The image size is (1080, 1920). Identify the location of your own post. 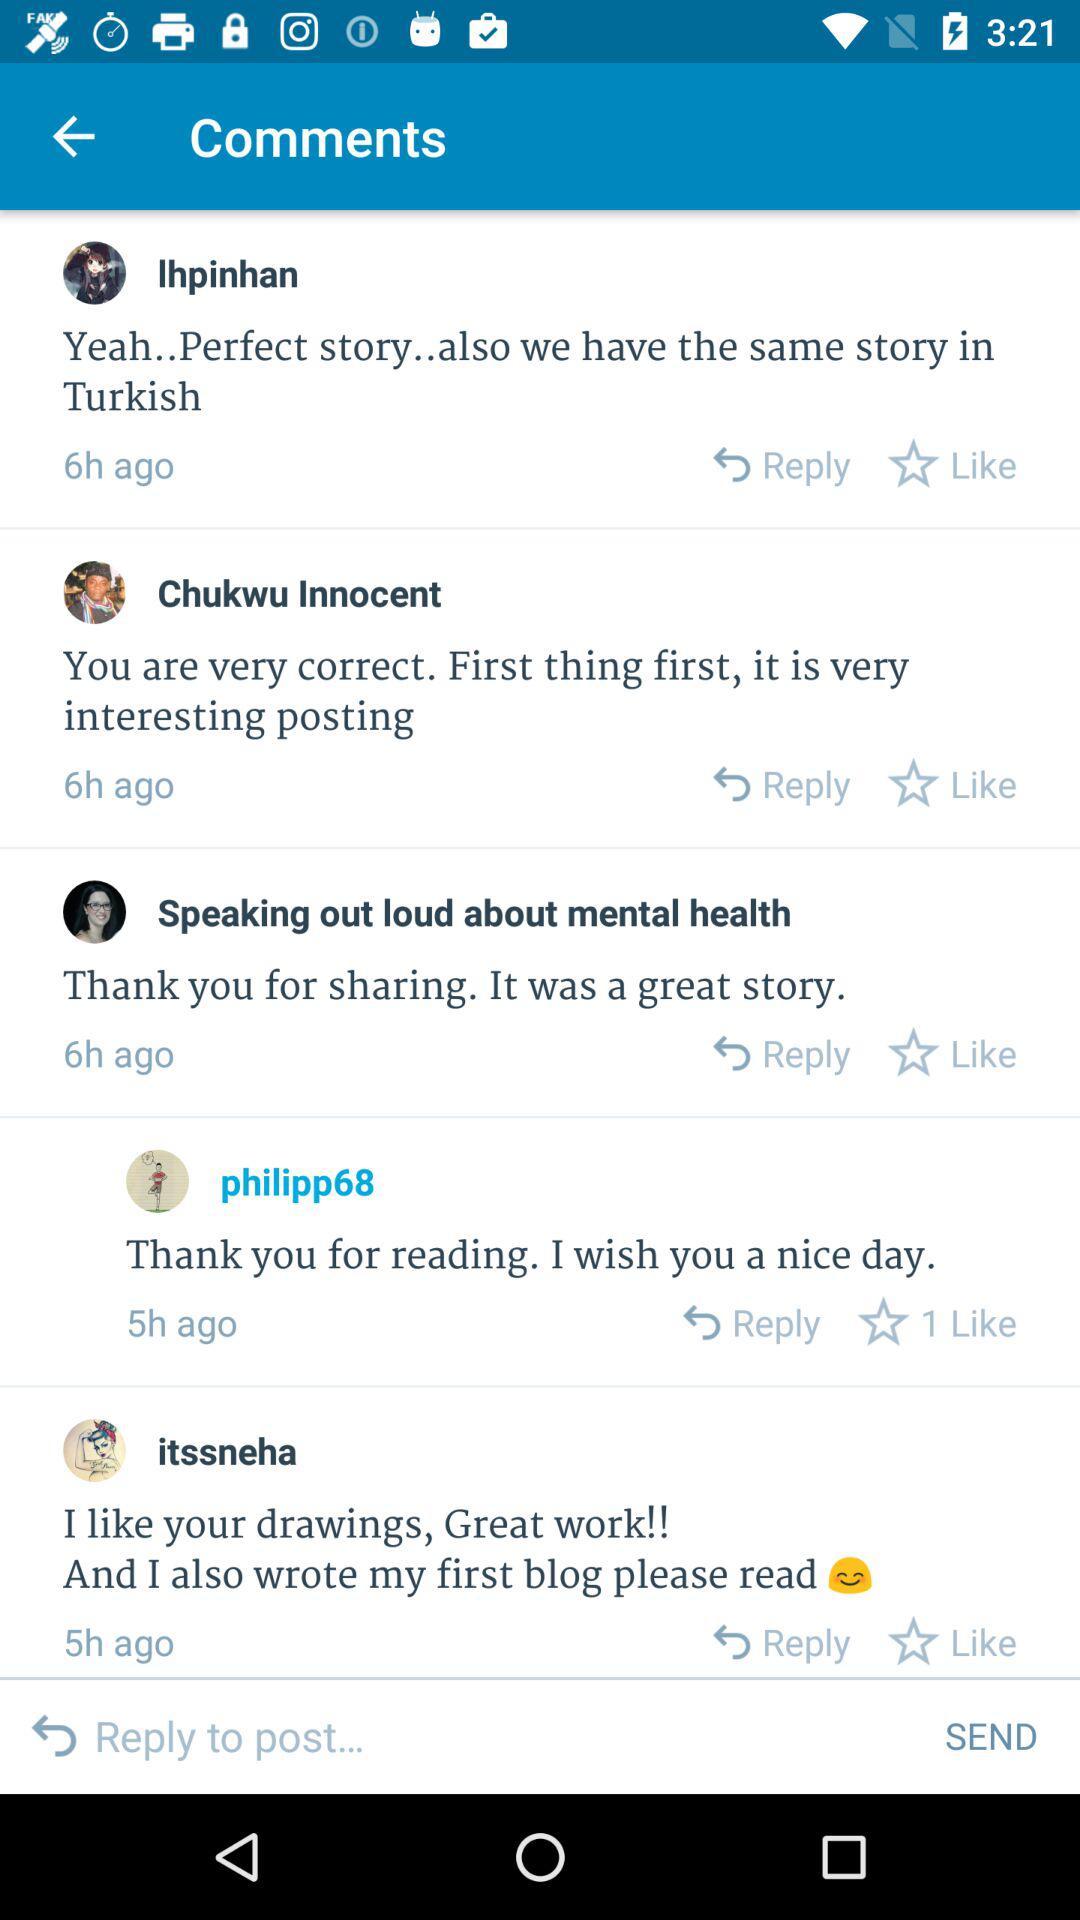
(503, 1734).